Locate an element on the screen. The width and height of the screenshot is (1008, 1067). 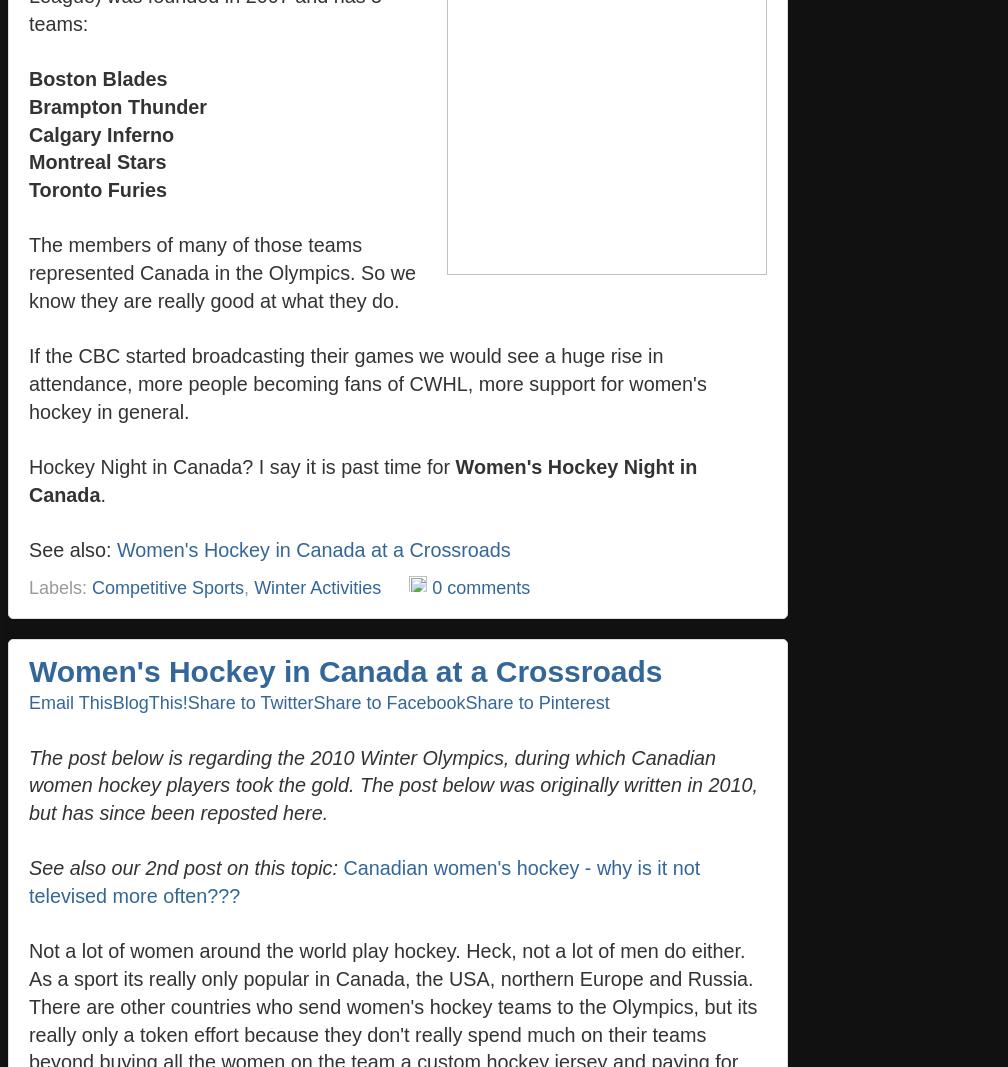
'Boston Blades' is located at coordinates (97, 77).